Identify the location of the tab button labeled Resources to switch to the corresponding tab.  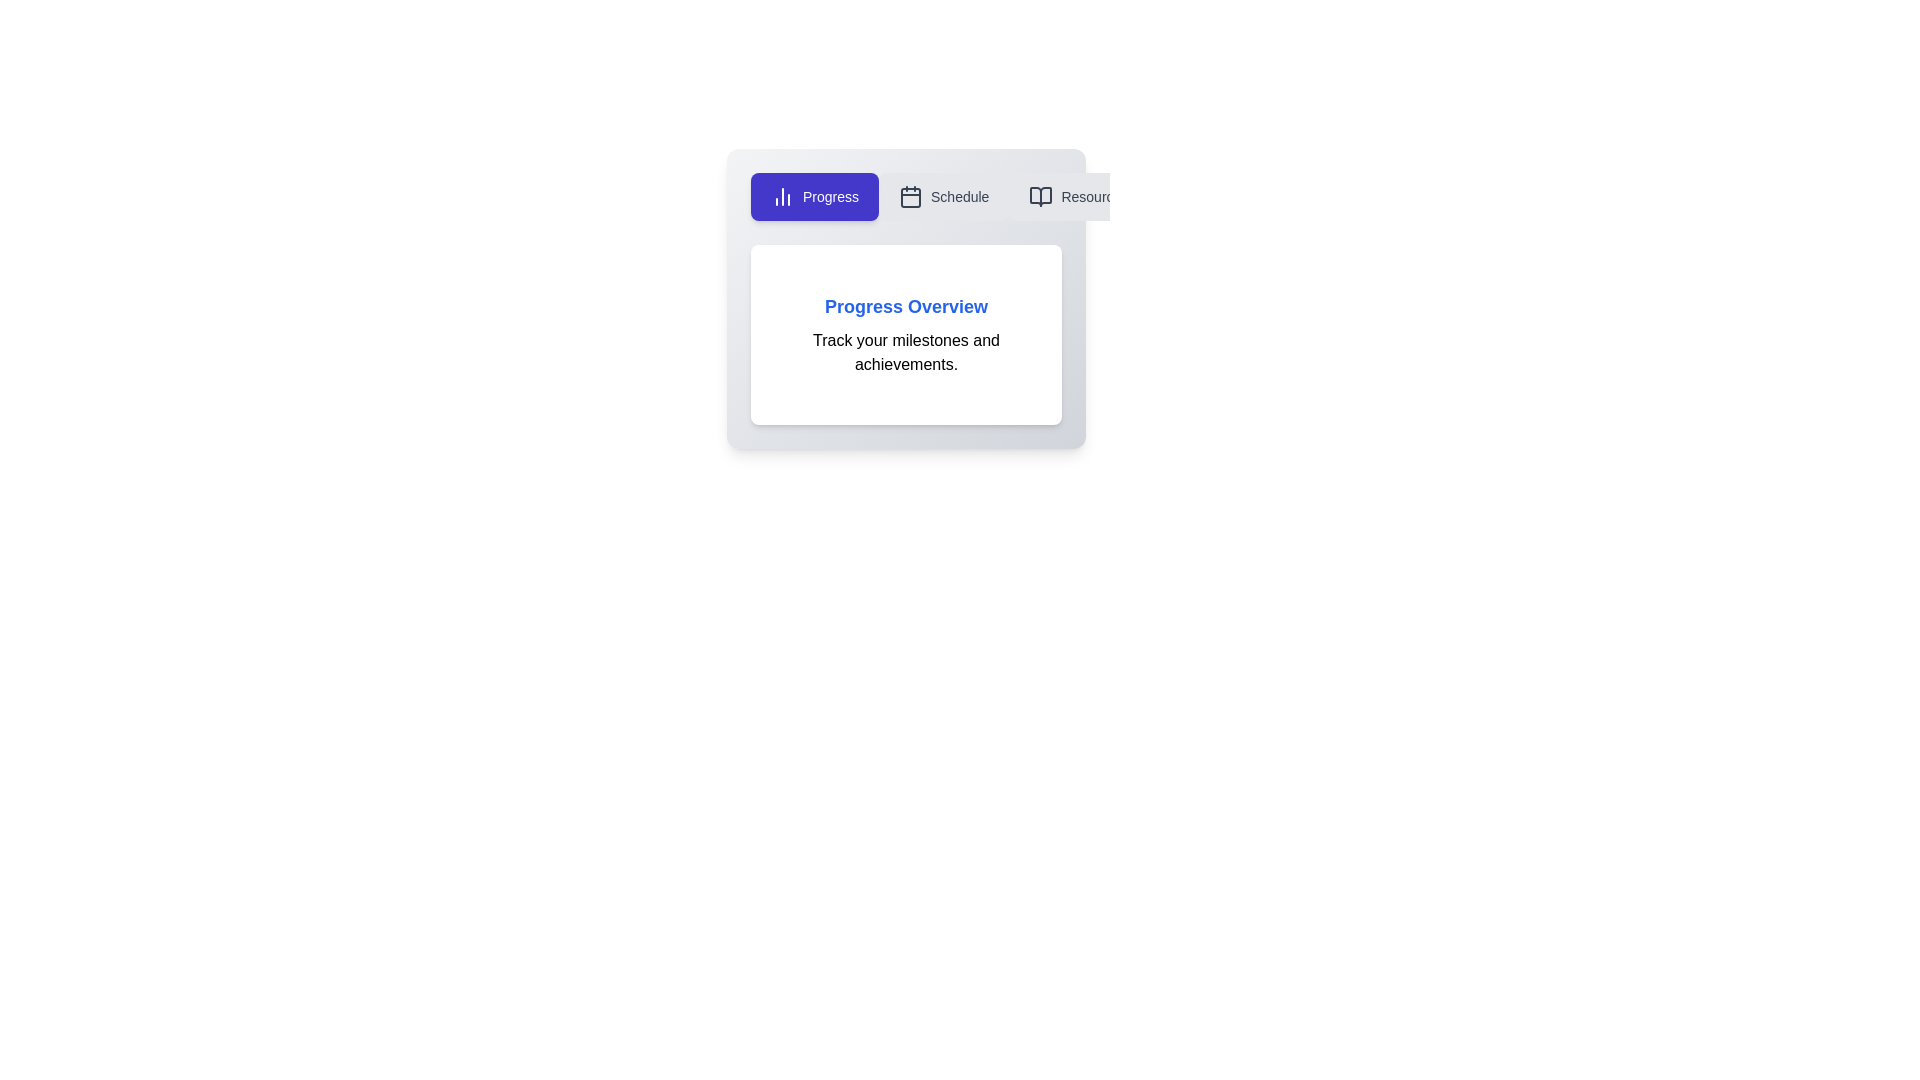
(1078, 196).